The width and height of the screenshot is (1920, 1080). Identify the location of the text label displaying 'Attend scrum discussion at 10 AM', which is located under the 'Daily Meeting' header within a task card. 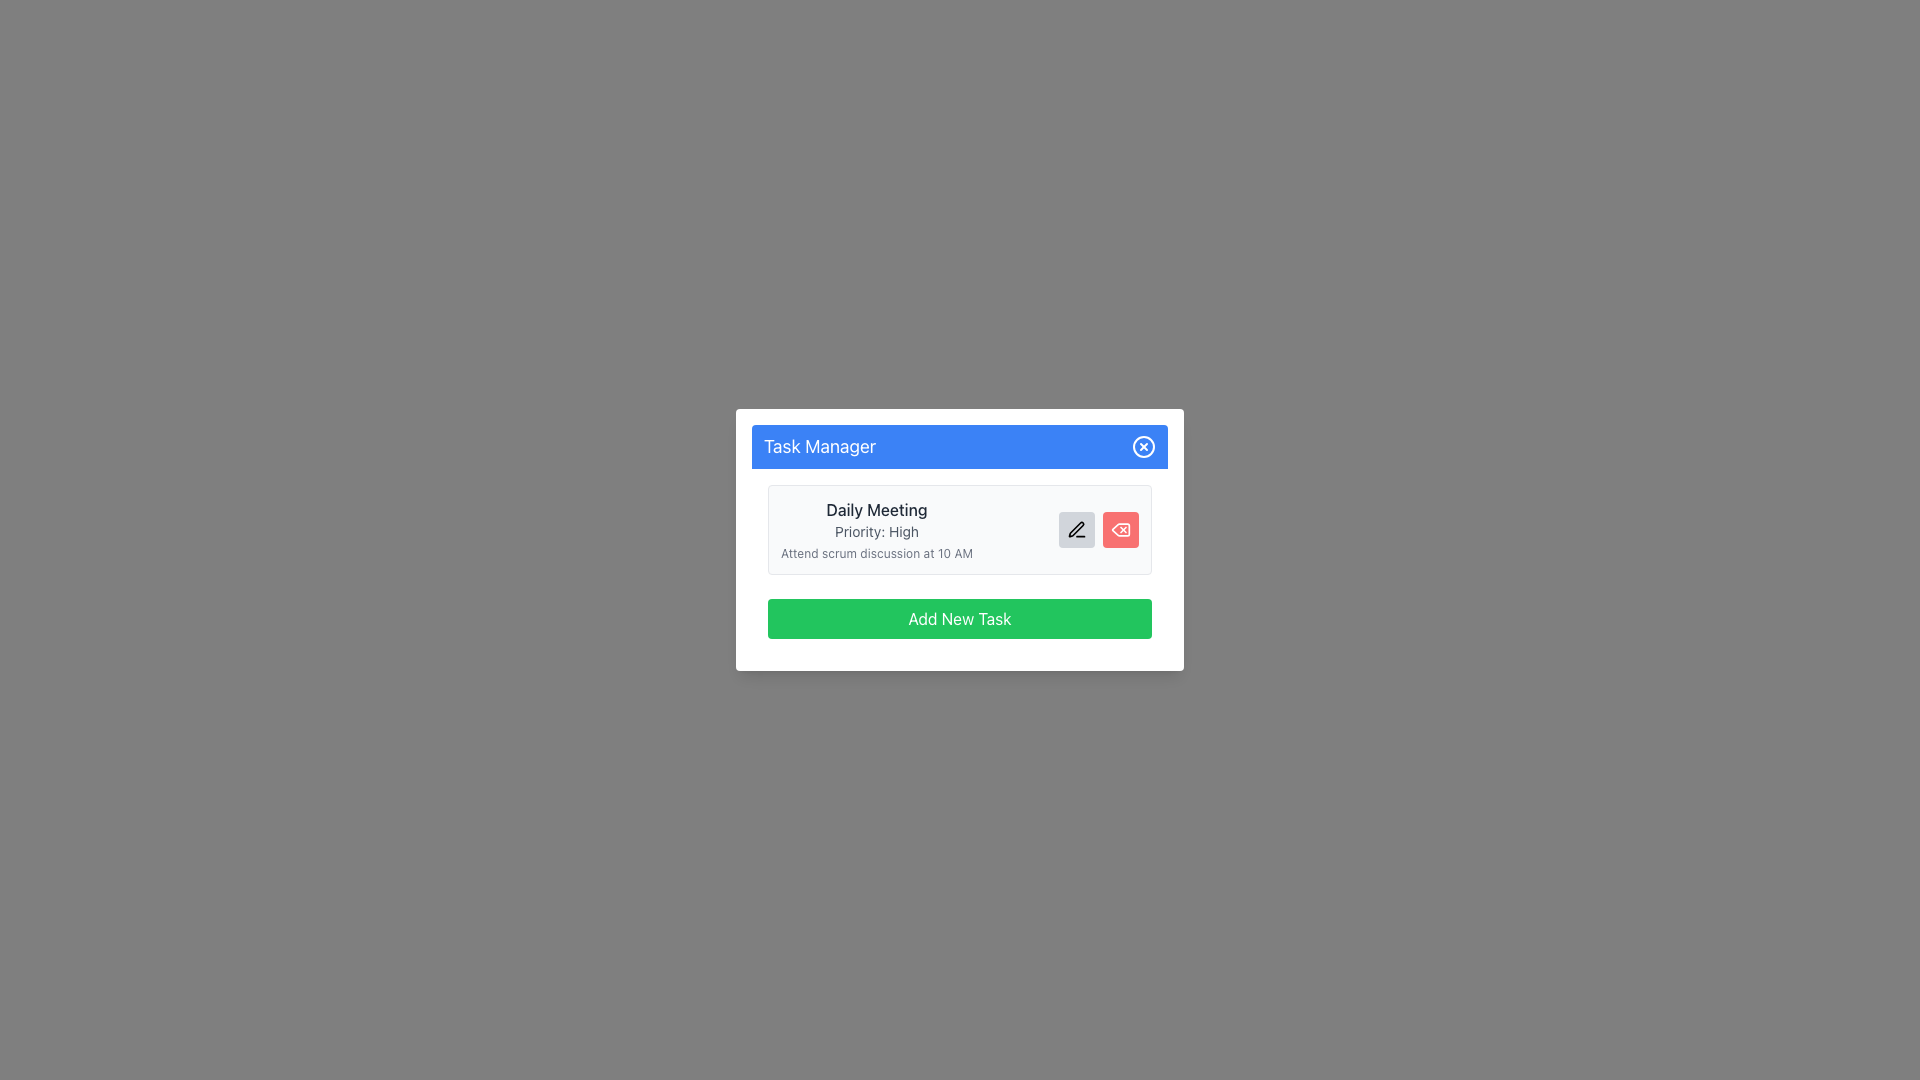
(877, 554).